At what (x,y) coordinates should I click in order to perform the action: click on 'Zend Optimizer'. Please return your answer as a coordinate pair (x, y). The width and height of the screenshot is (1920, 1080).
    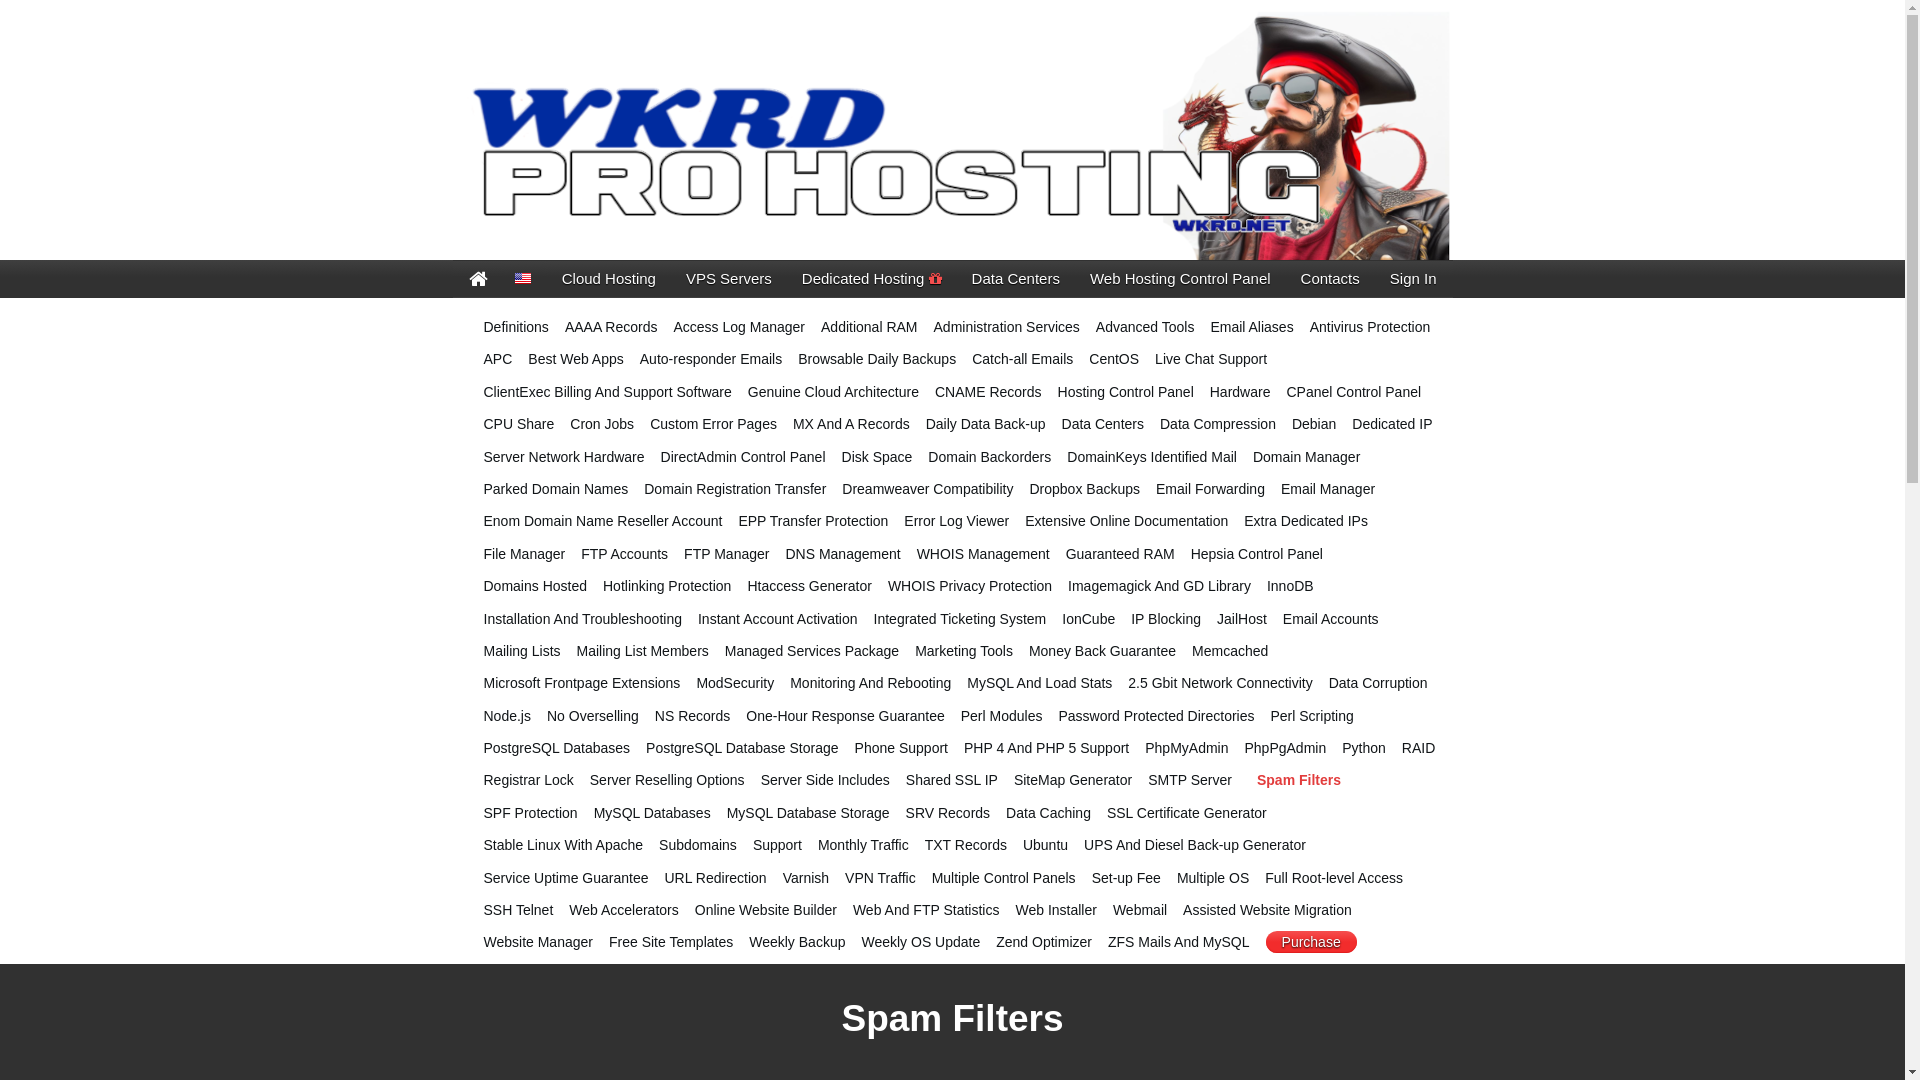
    Looking at the image, I should click on (1042, 941).